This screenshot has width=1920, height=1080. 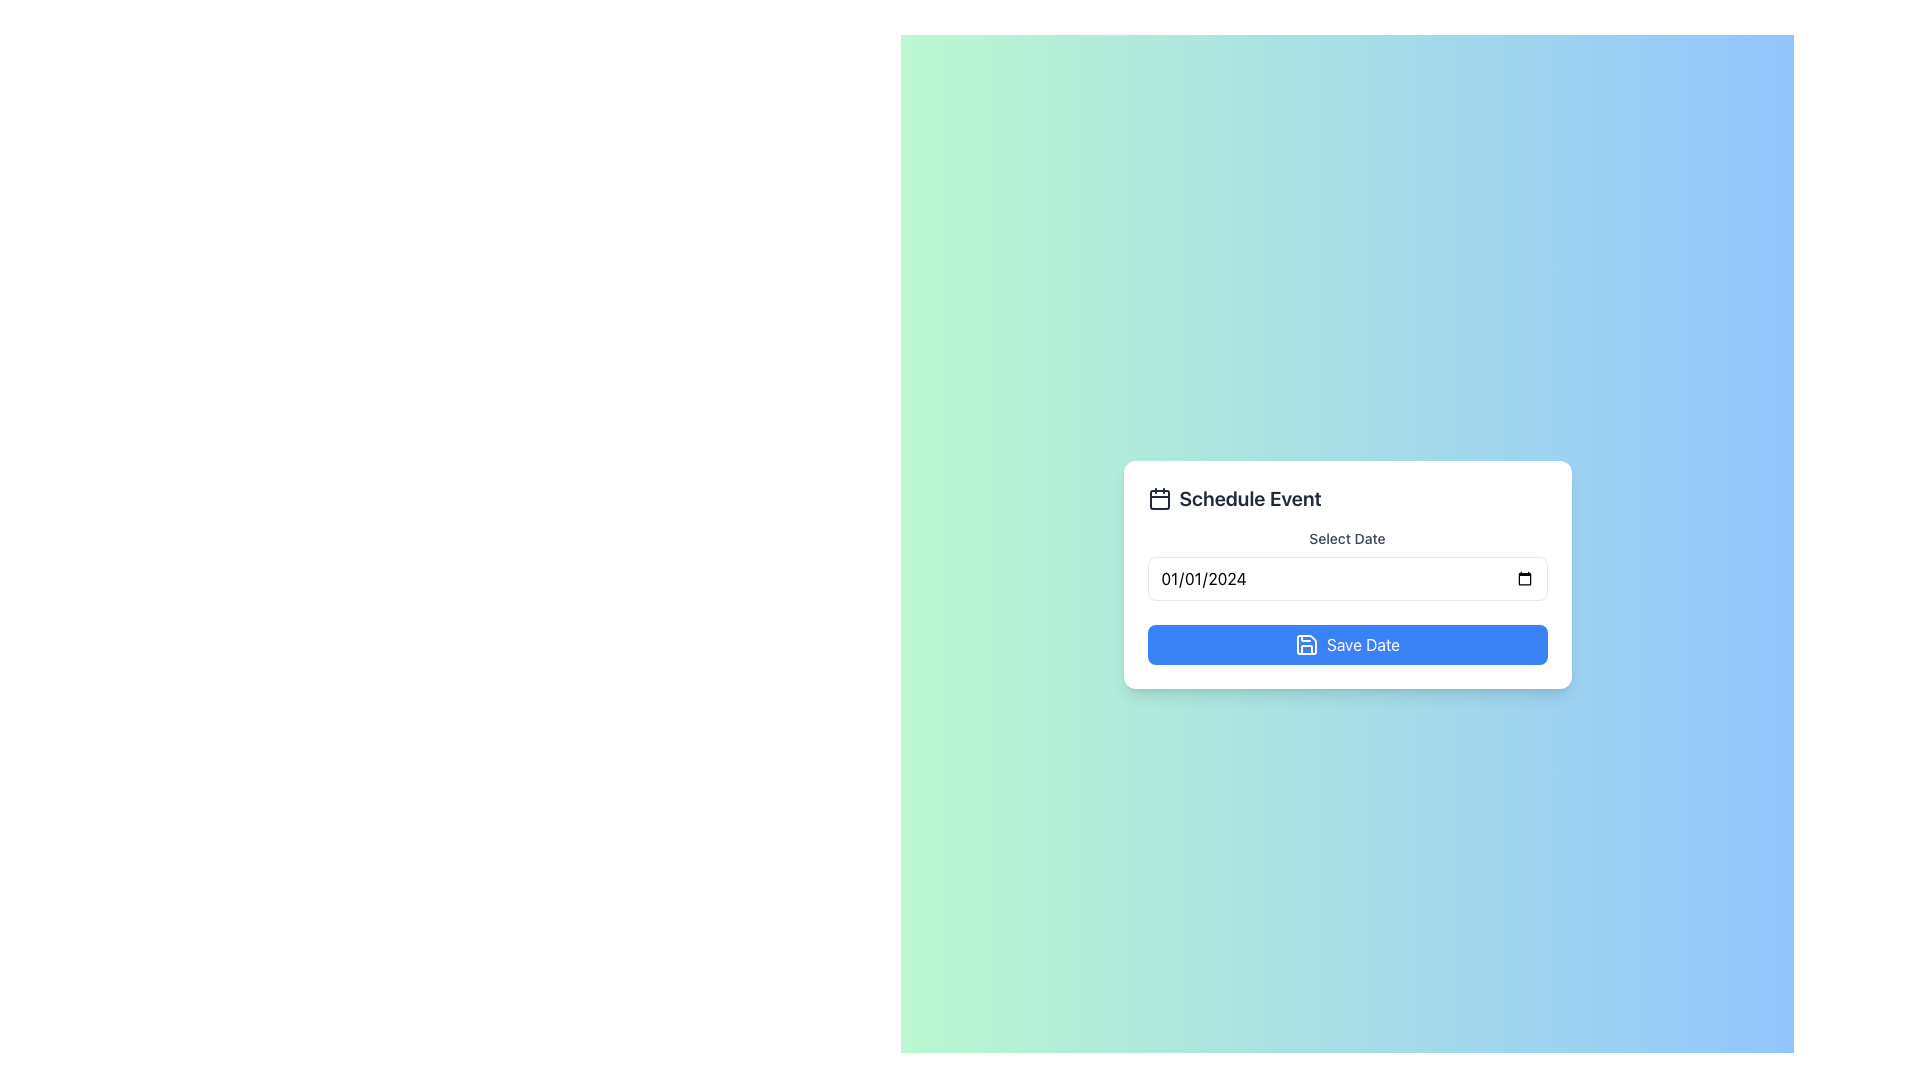 I want to click on the calendar icon that represents the 'Schedule Event' section in the header, located to the far left of the 'Schedule Event' label, so click(x=1159, y=497).